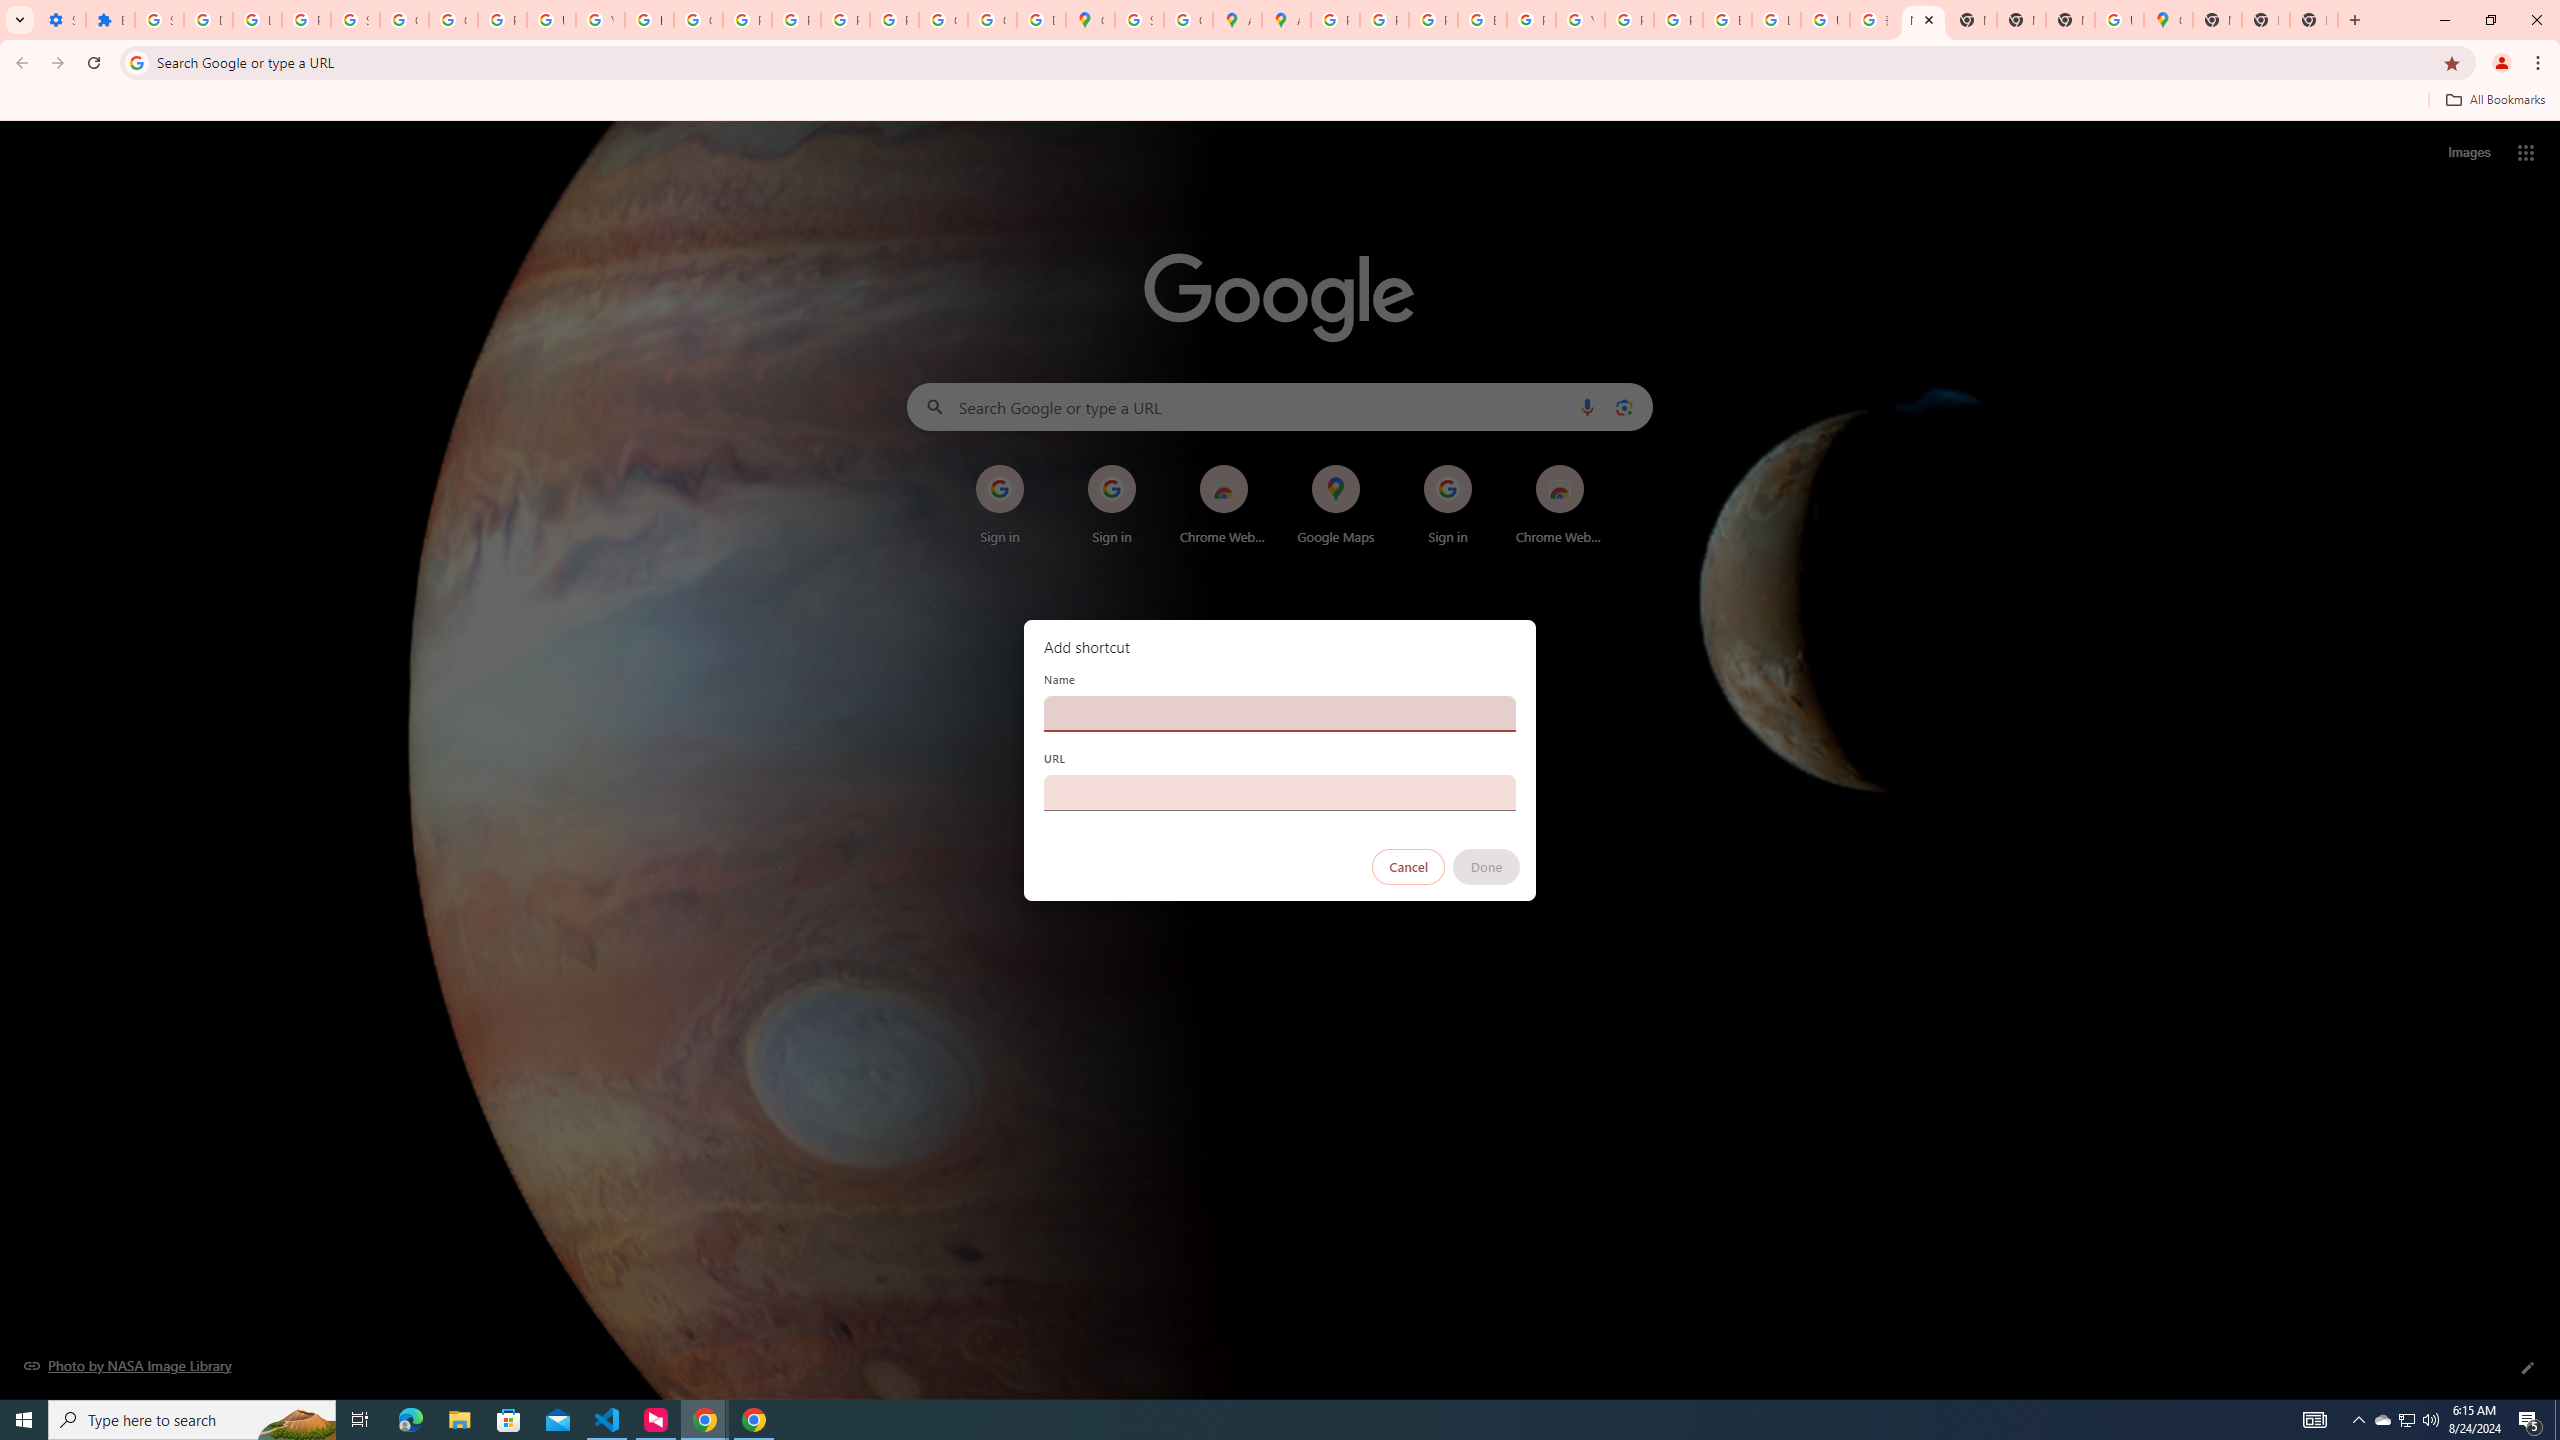 This screenshot has width=2560, height=1440. I want to click on 'New Tab', so click(2314, 19).